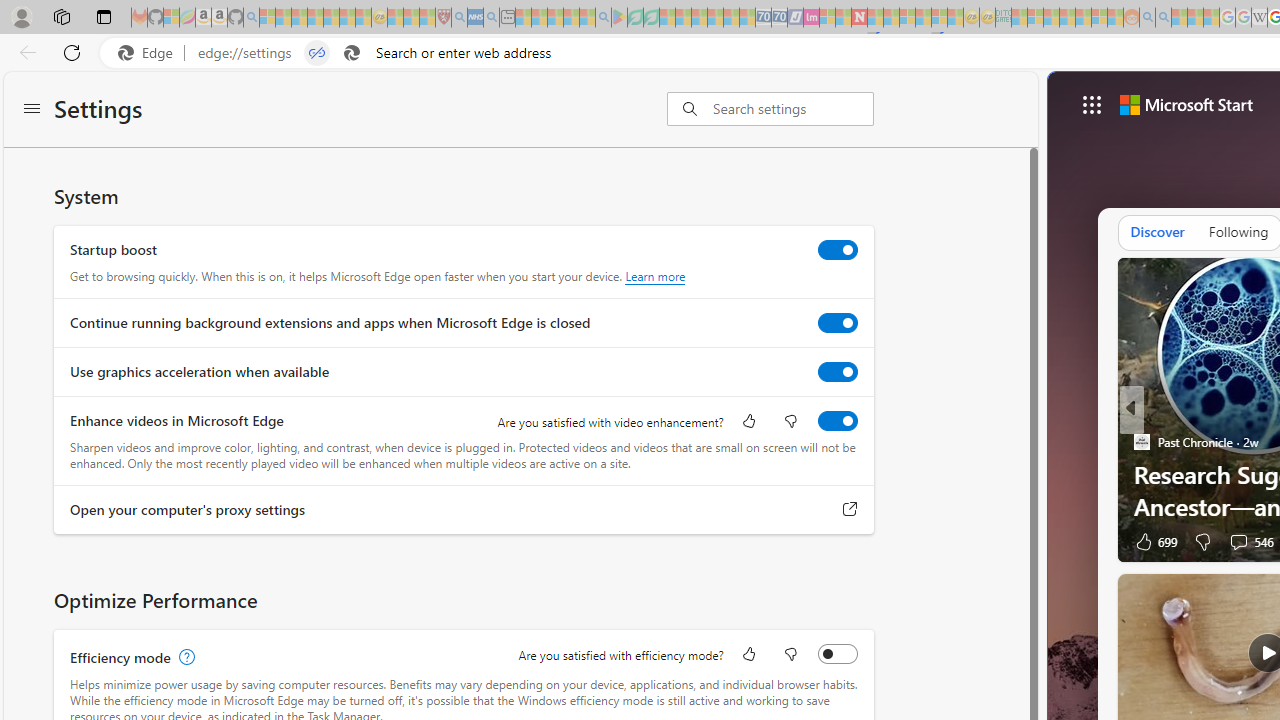  Describe the element at coordinates (778, 17) in the screenshot. I see `'Cheap Hotels - Save70.com - Sleeping'` at that location.